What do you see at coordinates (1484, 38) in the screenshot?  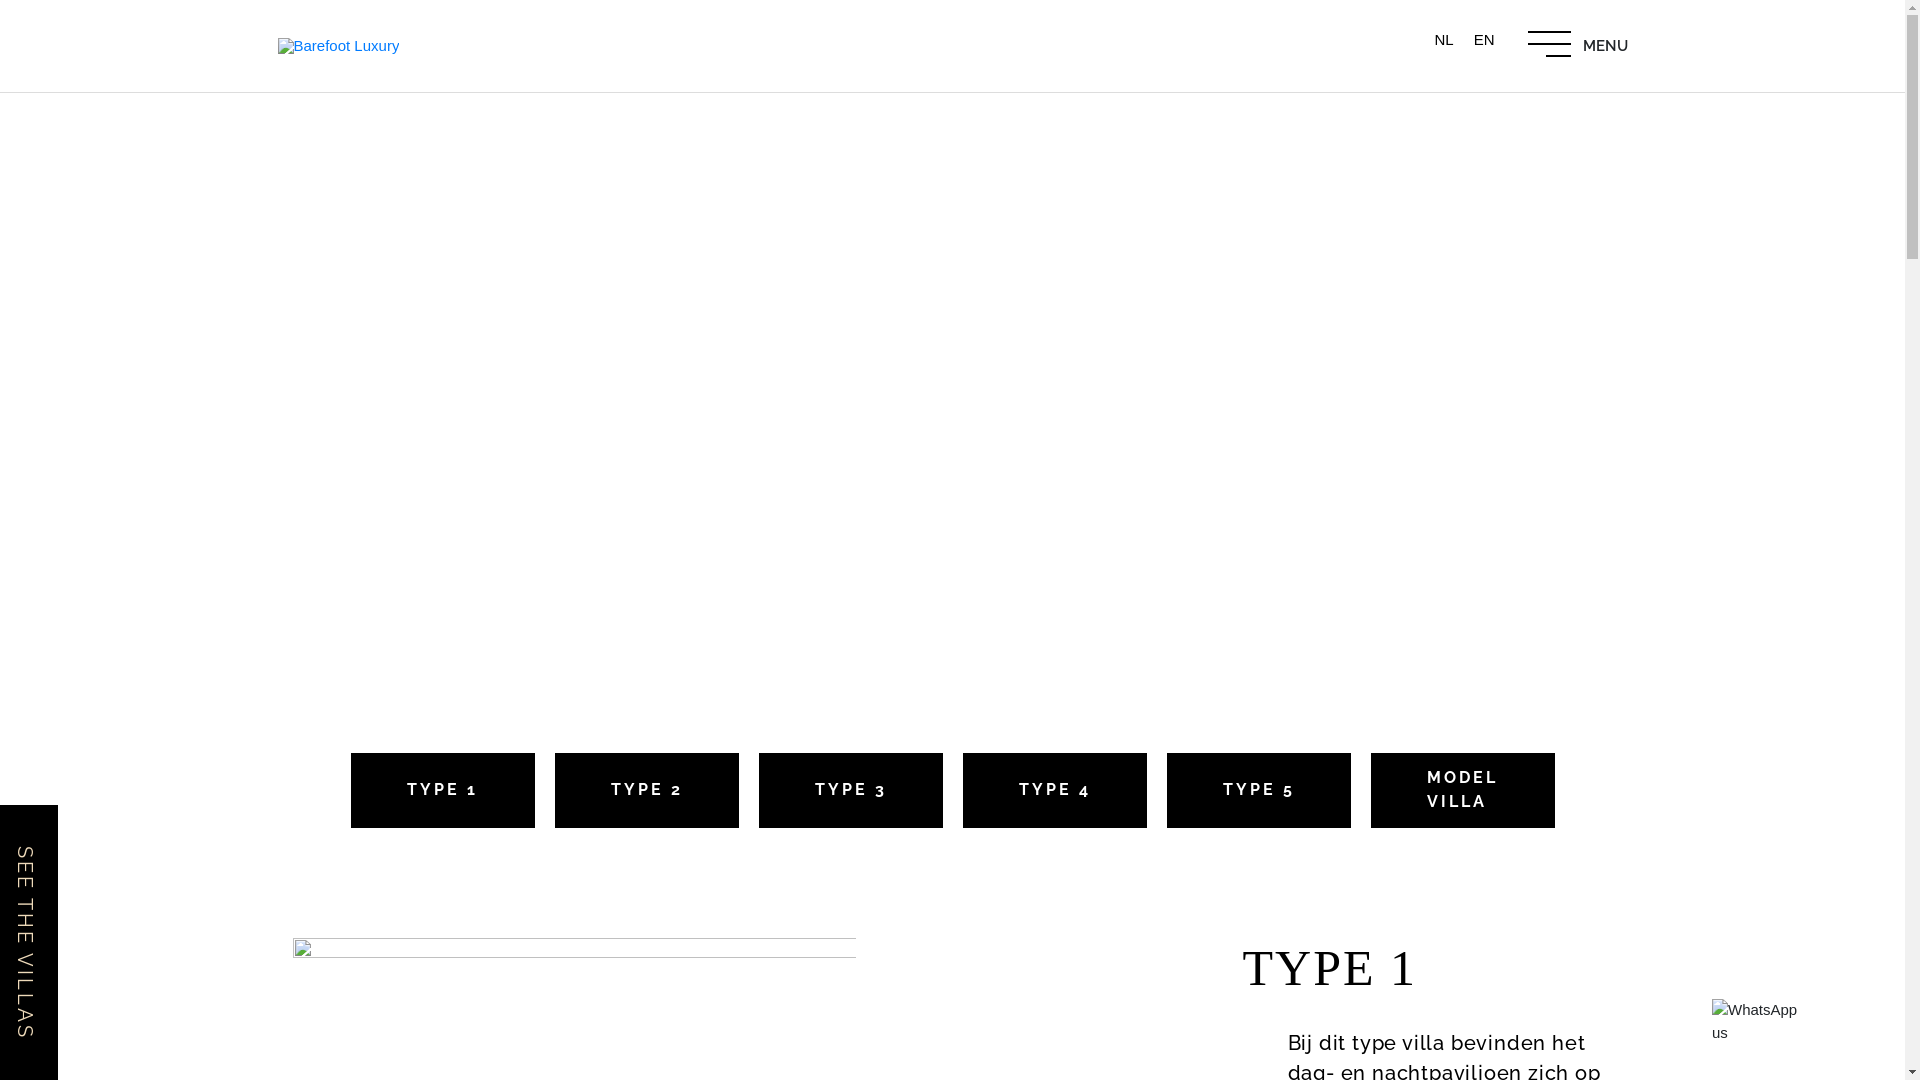 I see `'EN'` at bounding box center [1484, 38].